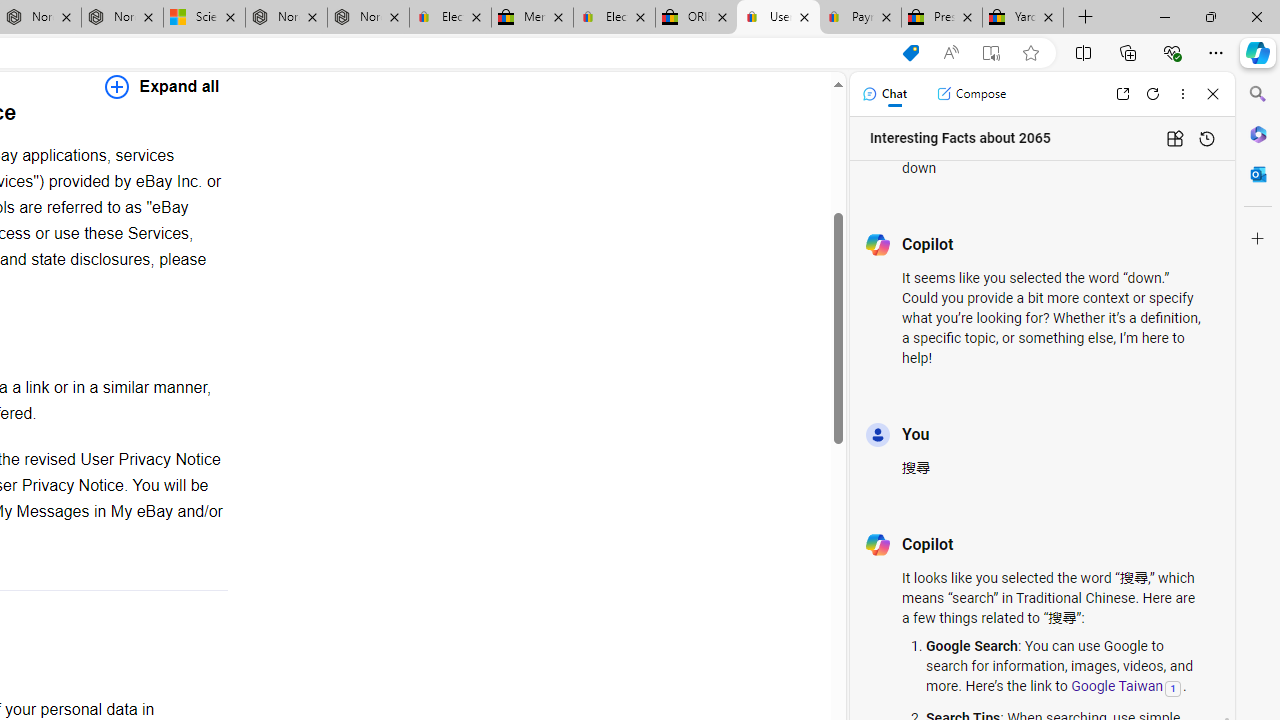 This screenshot has height=720, width=1280. Describe the element at coordinates (883, 93) in the screenshot. I see `'Chat'` at that location.